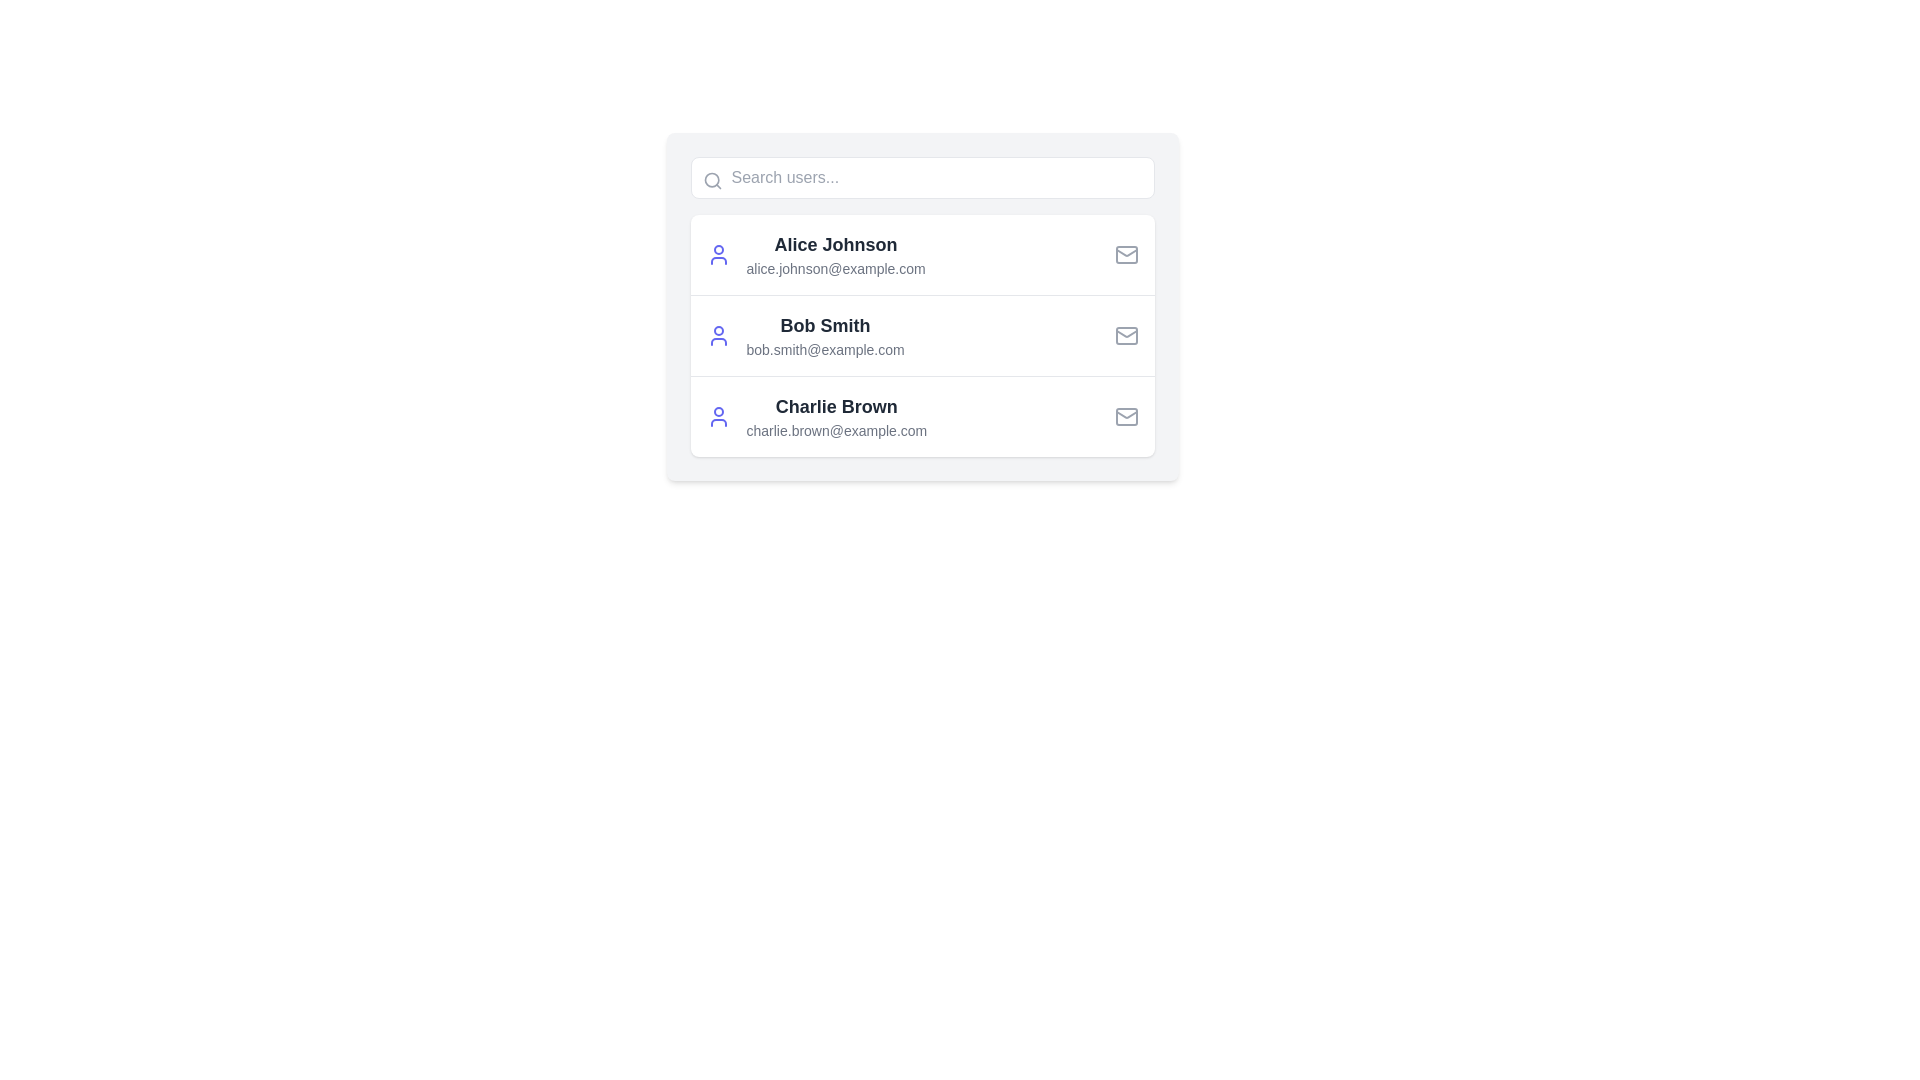 This screenshot has width=1920, height=1080. What do you see at coordinates (1126, 334) in the screenshot?
I see `the mail icon styled as a mail envelope located in the upper-right corner of the row associated with 'Bob Smith'` at bounding box center [1126, 334].